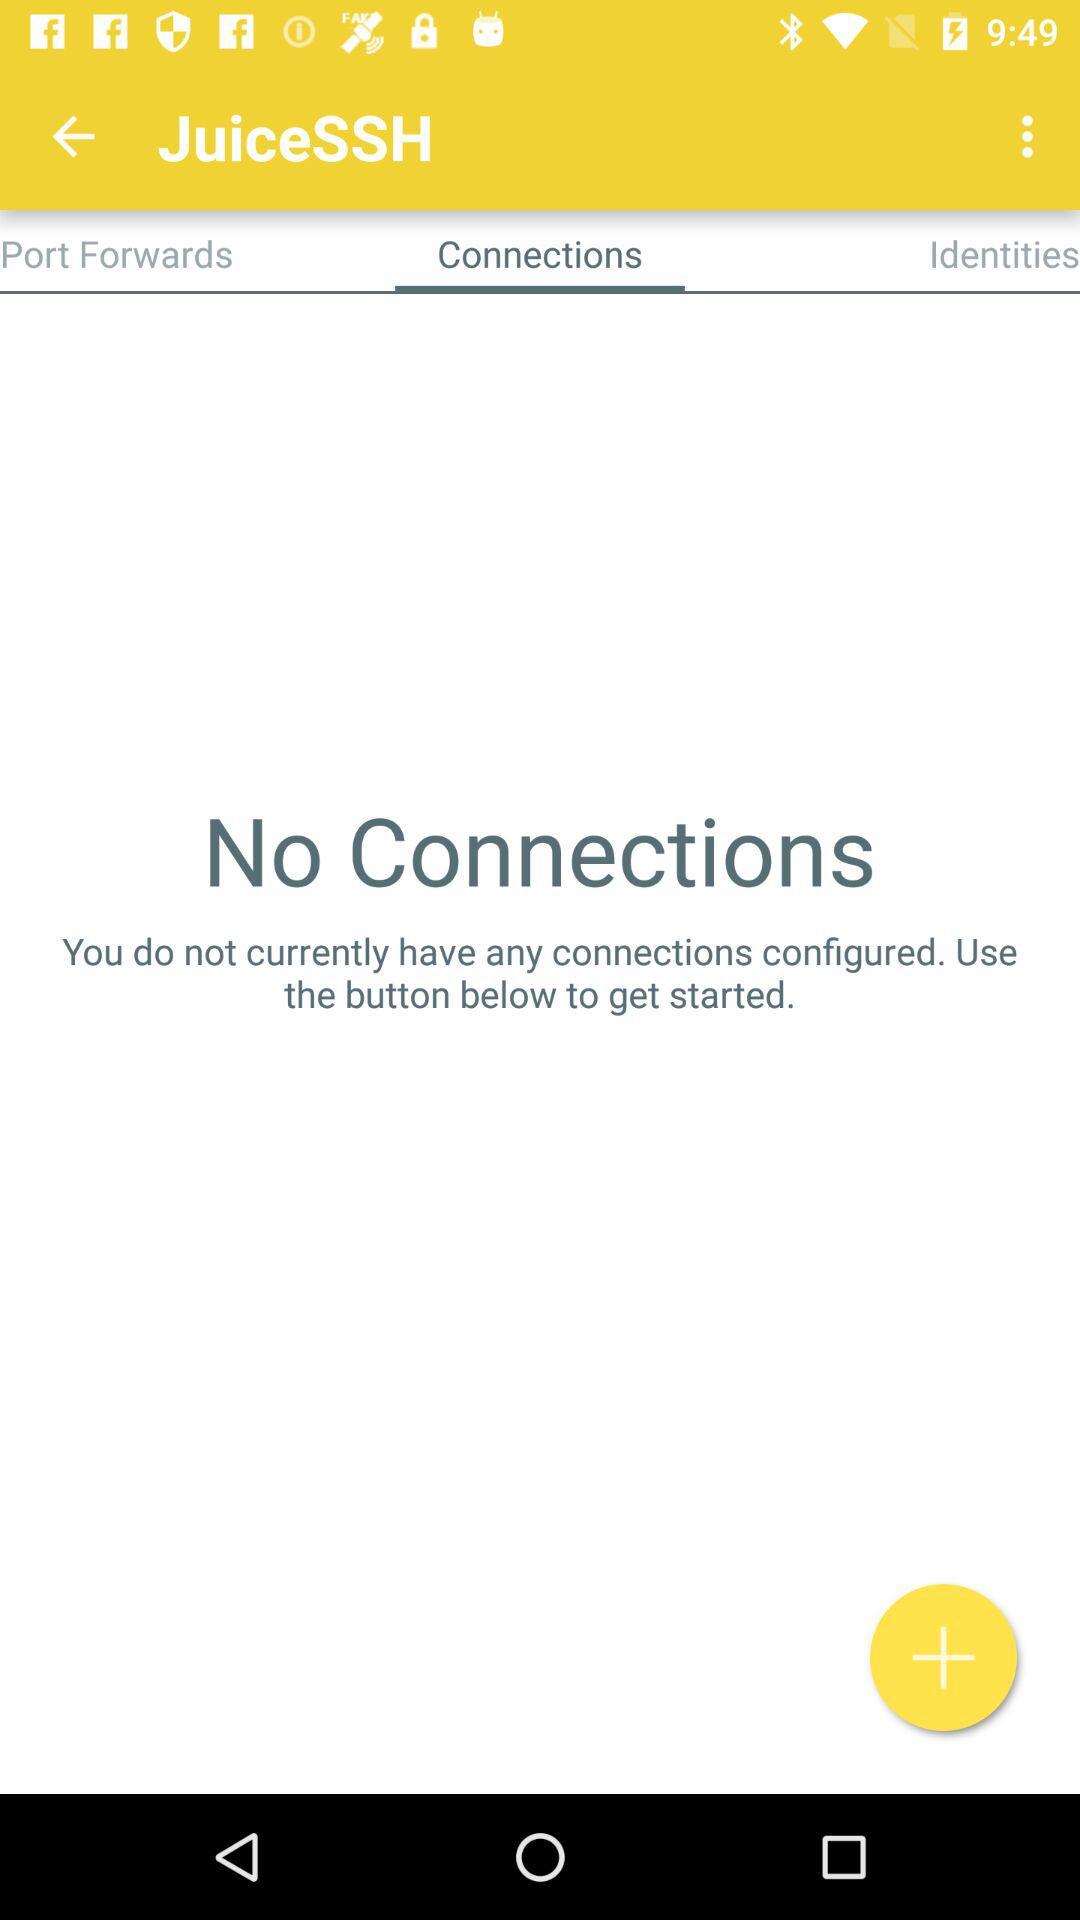 Image resolution: width=1080 pixels, height=1920 pixels. What do you see at coordinates (1004, 252) in the screenshot?
I see `identities icon` at bounding box center [1004, 252].